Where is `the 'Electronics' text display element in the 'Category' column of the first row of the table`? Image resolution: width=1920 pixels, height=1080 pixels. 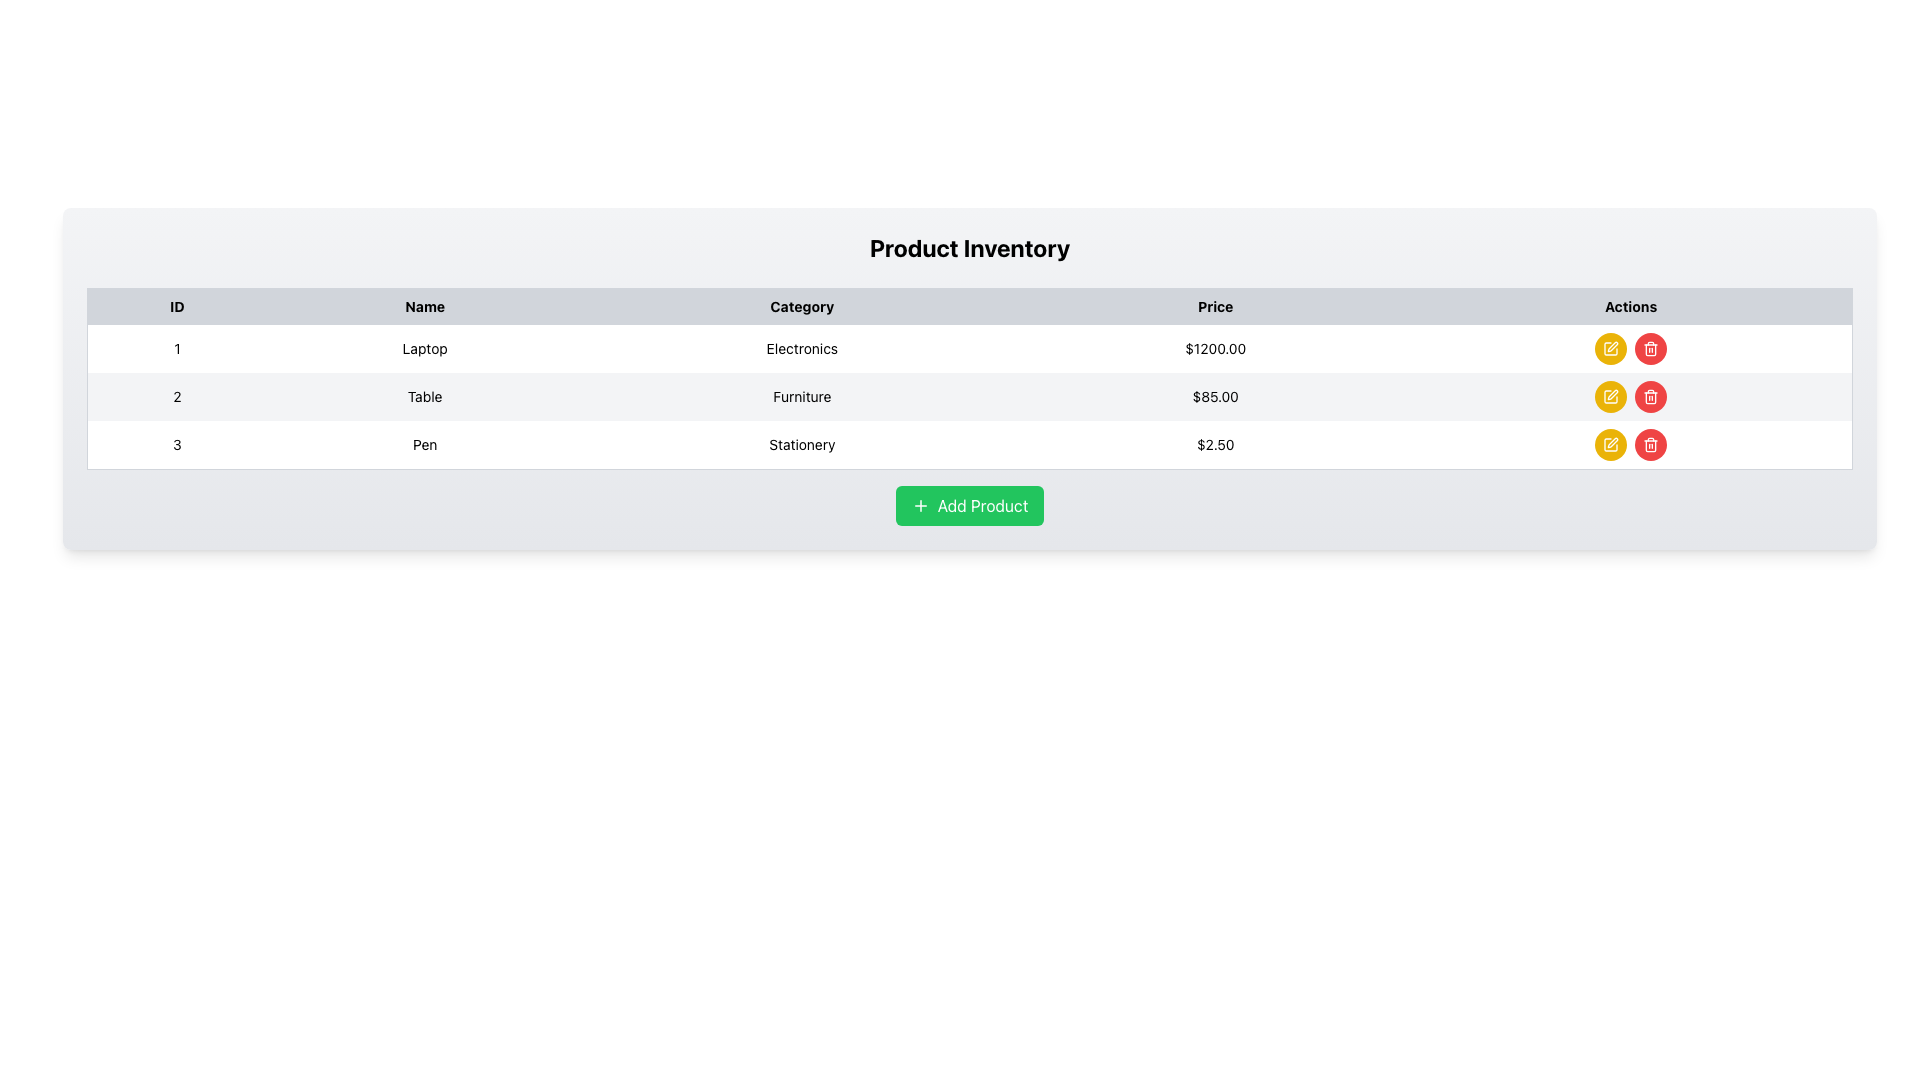 the 'Electronics' text display element in the 'Category' column of the first row of the table is located at coordinates (802, 347).